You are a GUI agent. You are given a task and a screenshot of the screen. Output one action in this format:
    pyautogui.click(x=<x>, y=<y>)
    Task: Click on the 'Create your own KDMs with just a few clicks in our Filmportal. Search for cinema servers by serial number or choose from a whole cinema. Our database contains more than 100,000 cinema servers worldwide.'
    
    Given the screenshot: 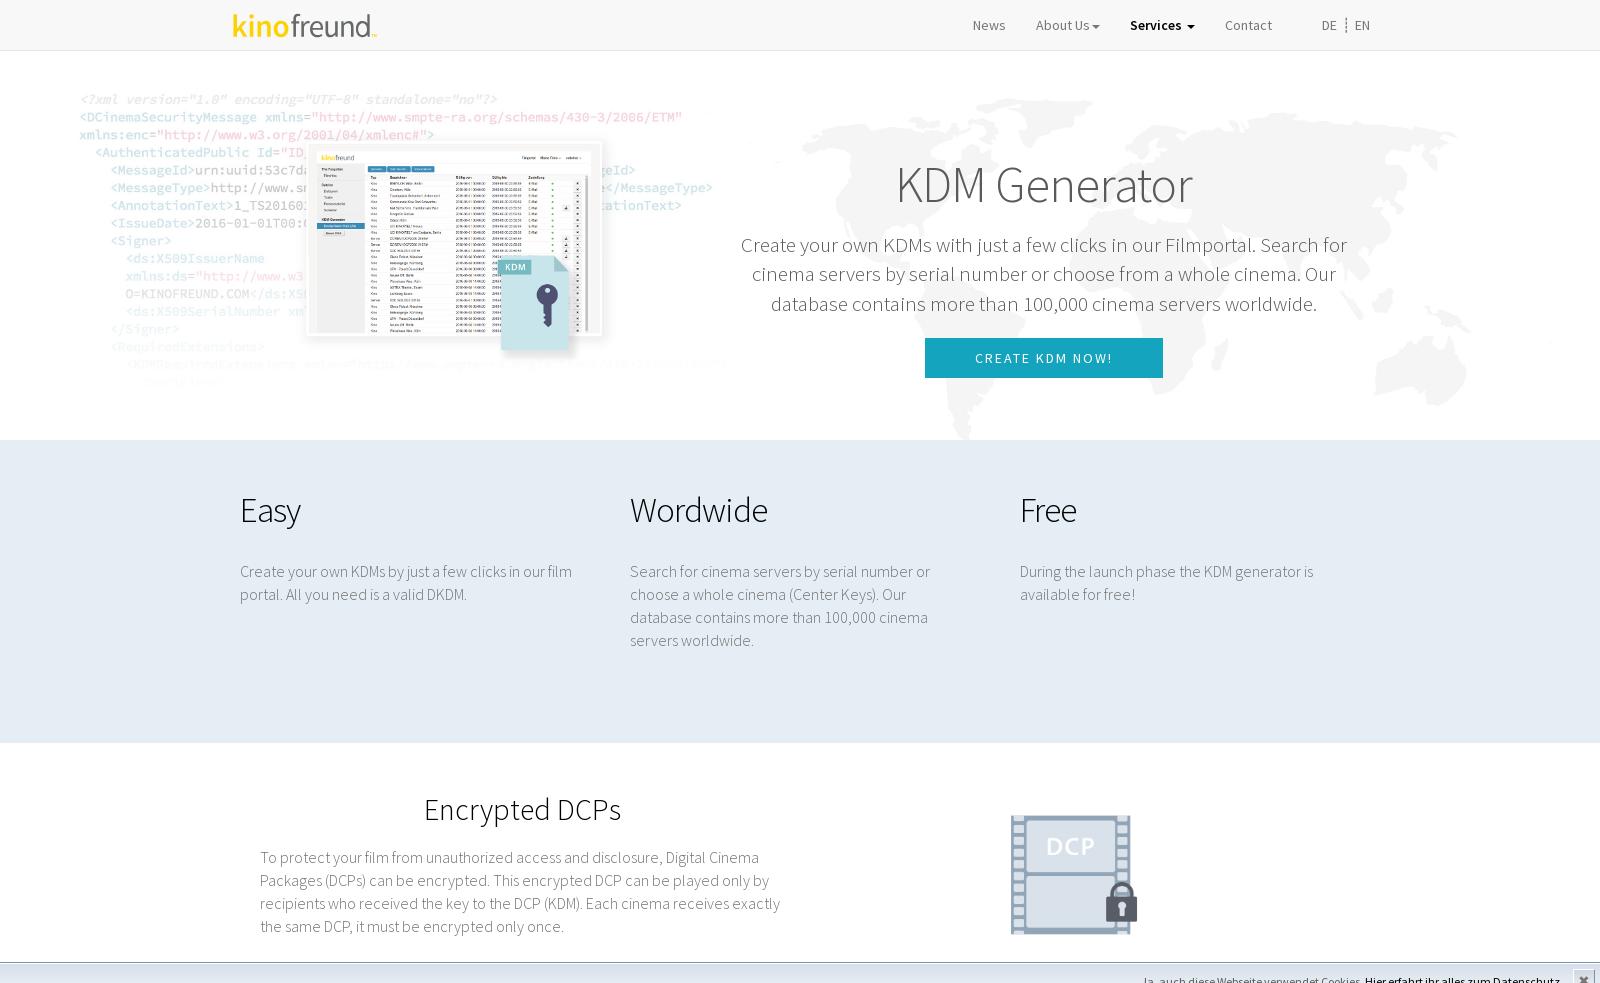 What is the action you would take?
    pyautogui.click(x=1043, y=273)
    